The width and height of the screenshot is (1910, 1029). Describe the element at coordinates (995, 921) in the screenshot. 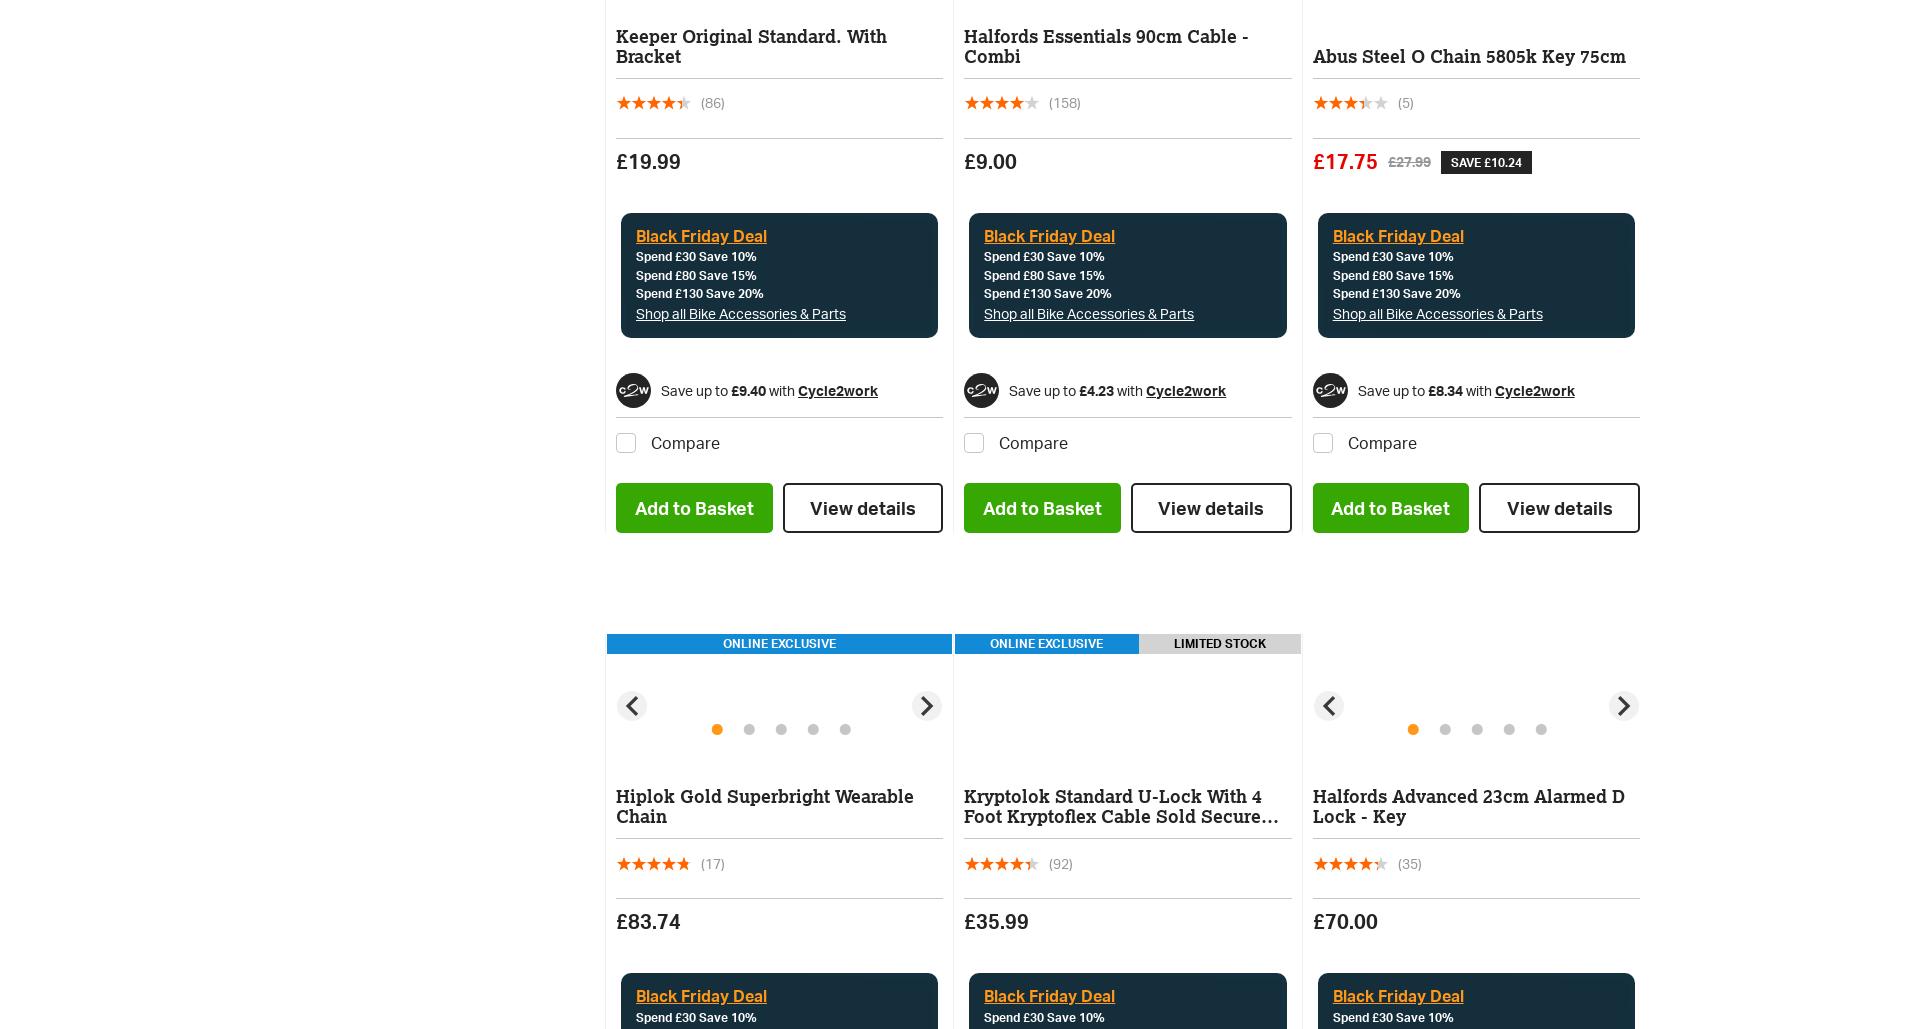

I see `'£35.99'` at that location.